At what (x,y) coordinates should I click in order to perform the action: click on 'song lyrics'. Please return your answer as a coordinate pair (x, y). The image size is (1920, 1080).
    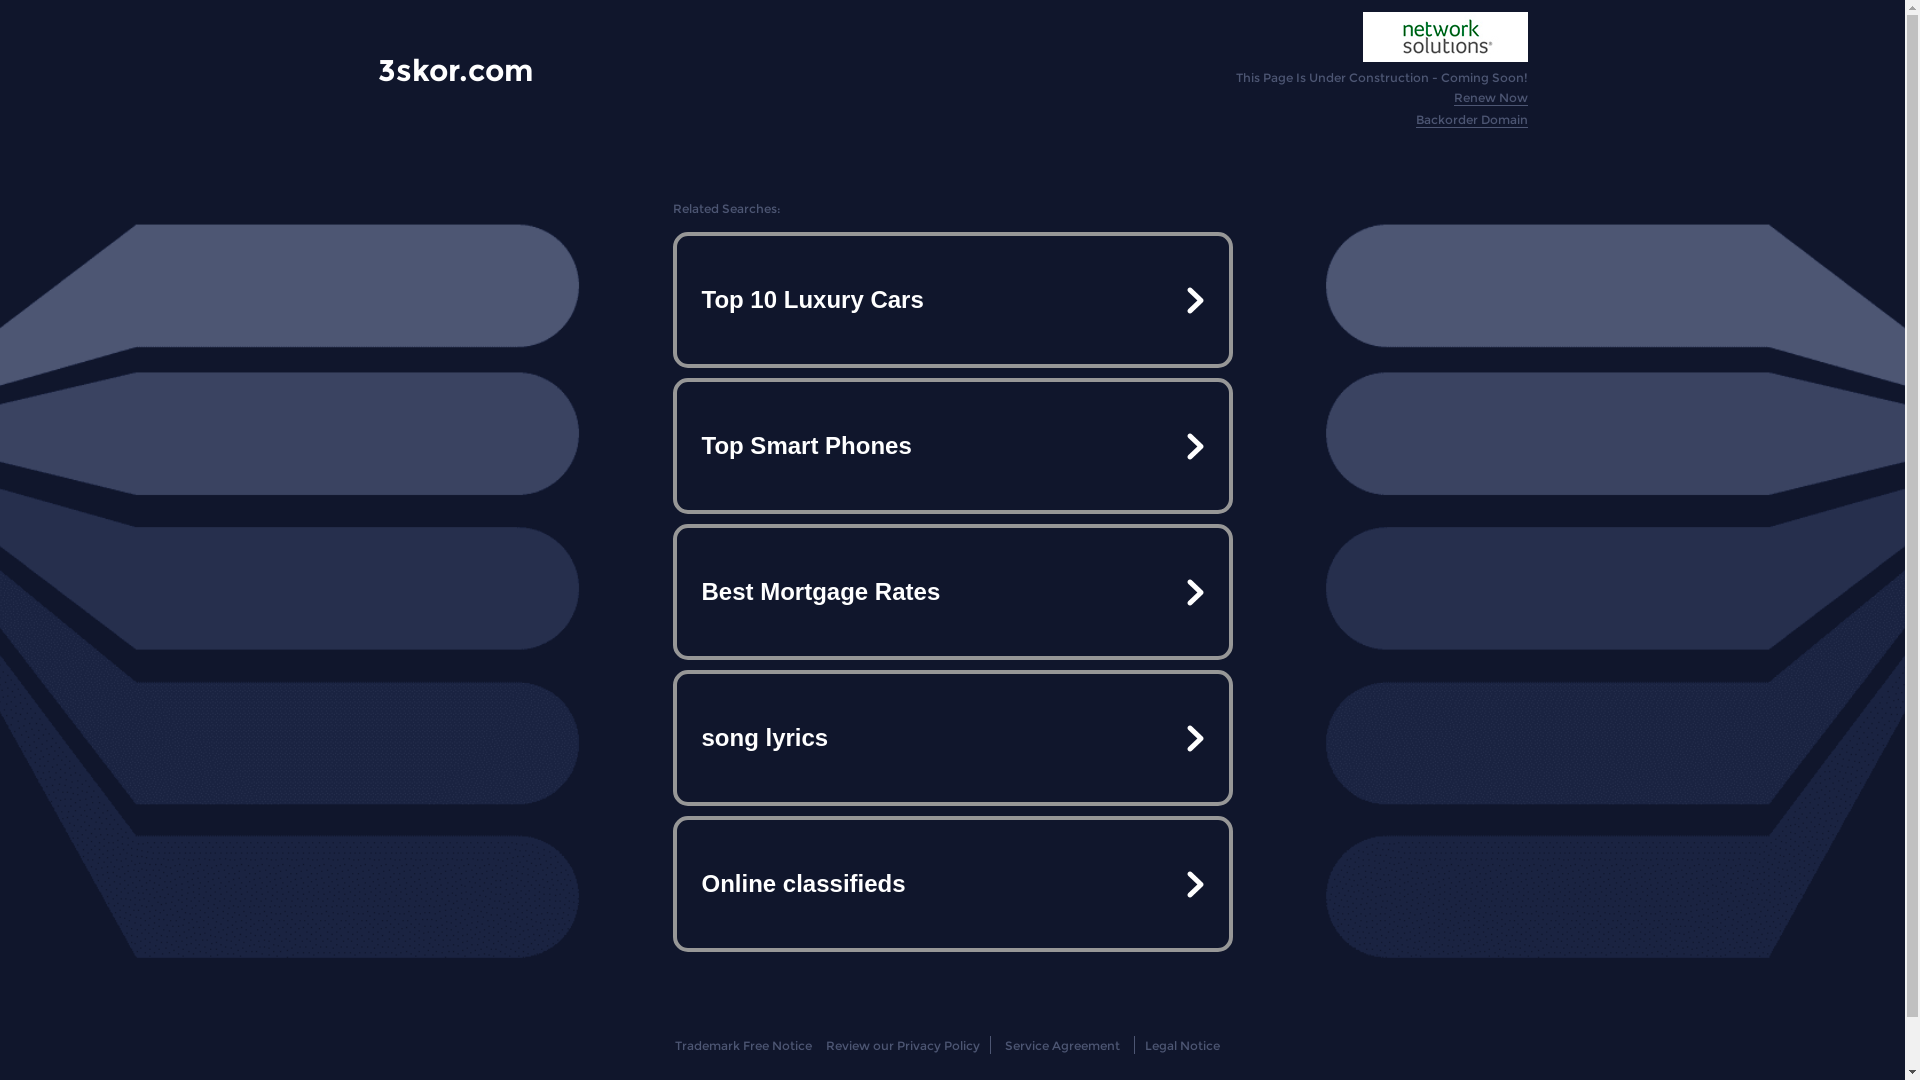
    Looking at the image, I should click on (950, 737).